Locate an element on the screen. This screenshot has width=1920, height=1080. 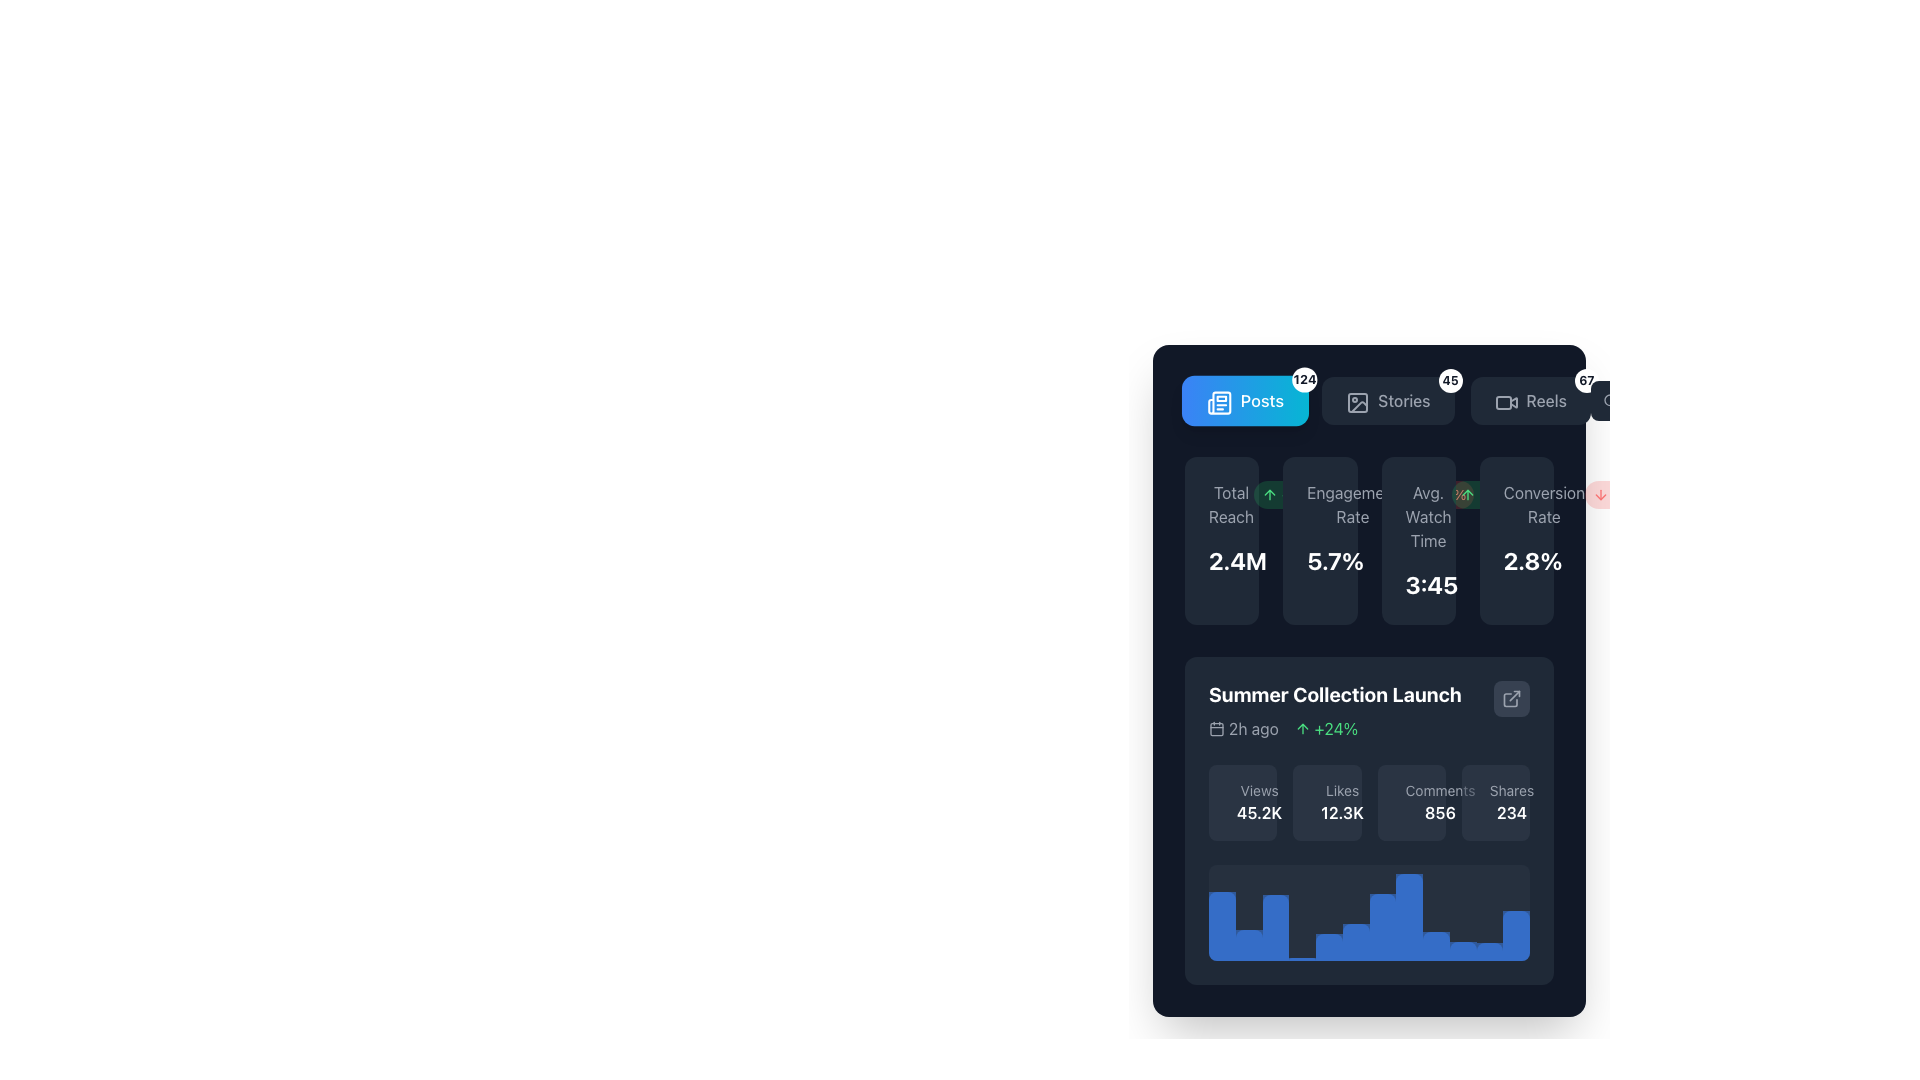
the percentage value of the Indicator showing a decrease in engagement rate, located to the right of the 'Engagement Rate' label in the top-right section of the card interface is located at coordinates (1435, 494).